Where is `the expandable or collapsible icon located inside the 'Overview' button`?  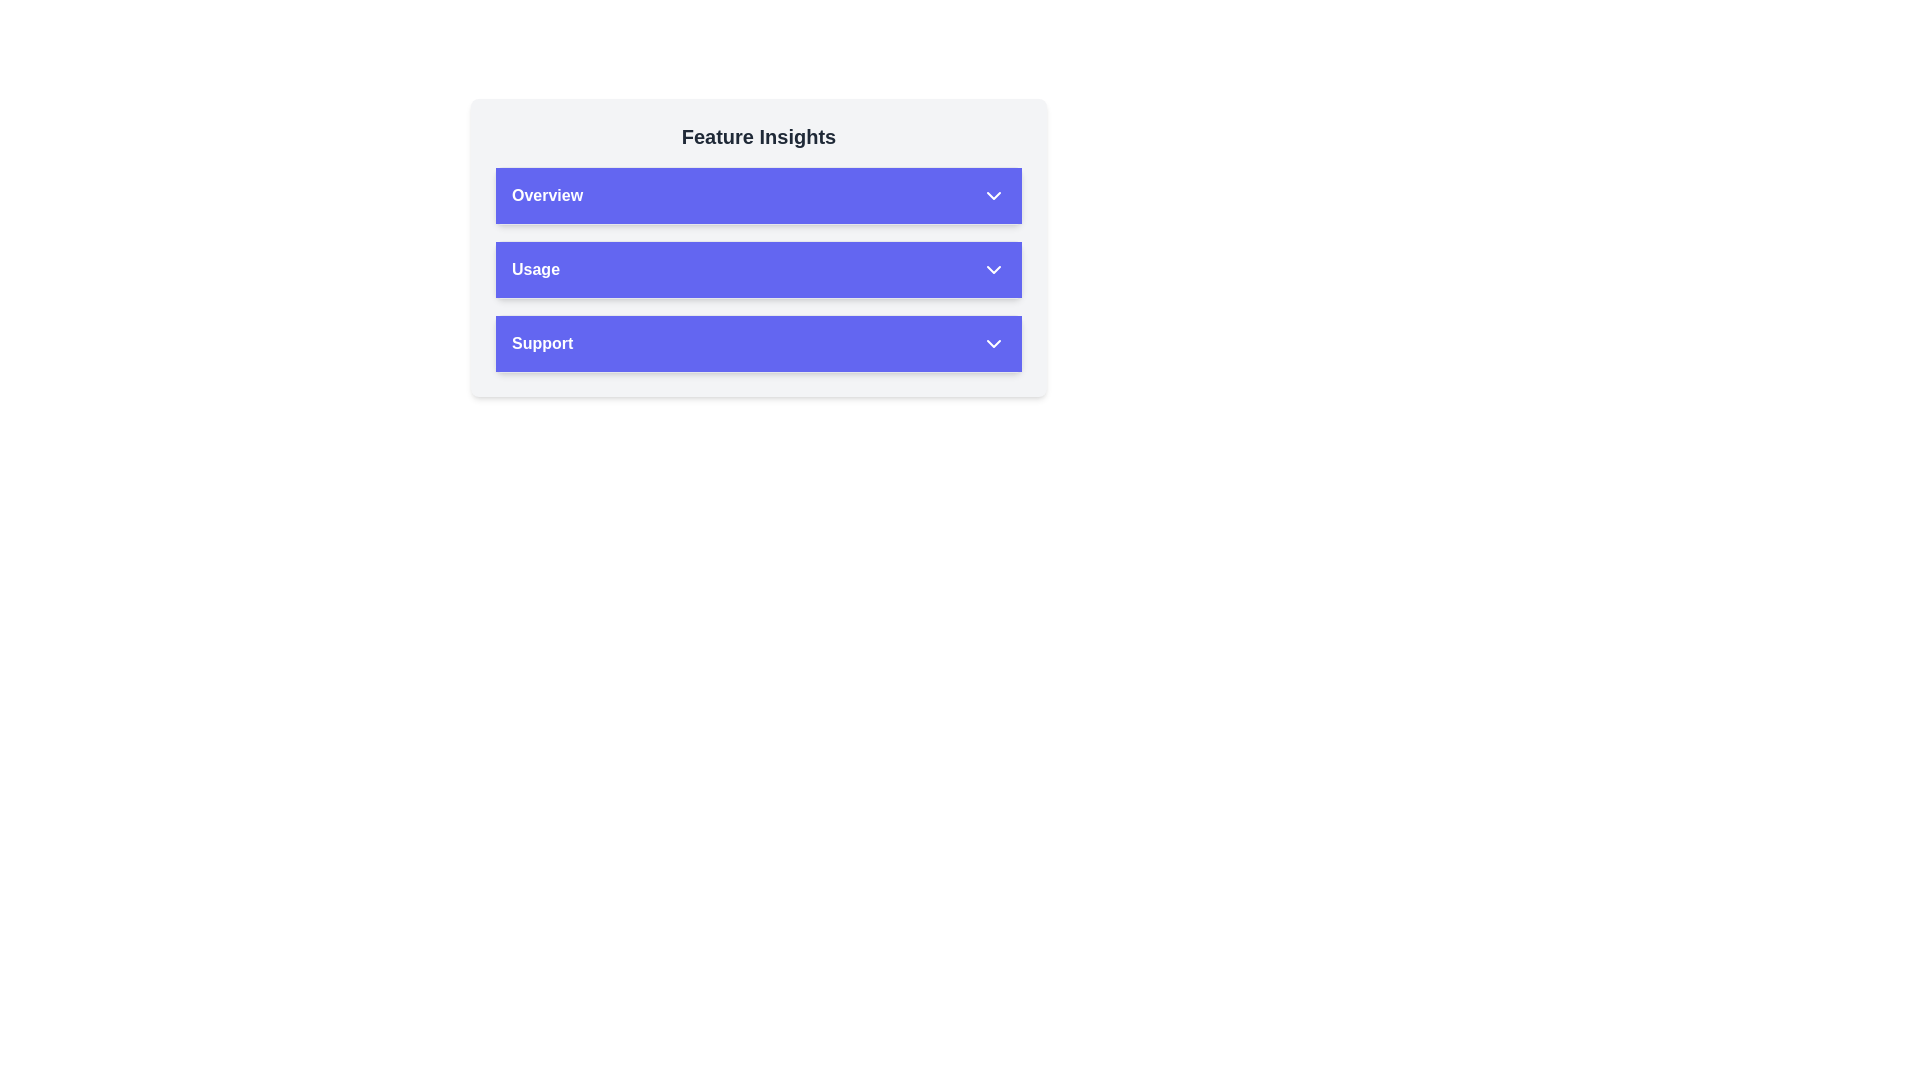
the expandable or collapsible icon located inside the 'Overview' button is located at coordinates (993, 196).